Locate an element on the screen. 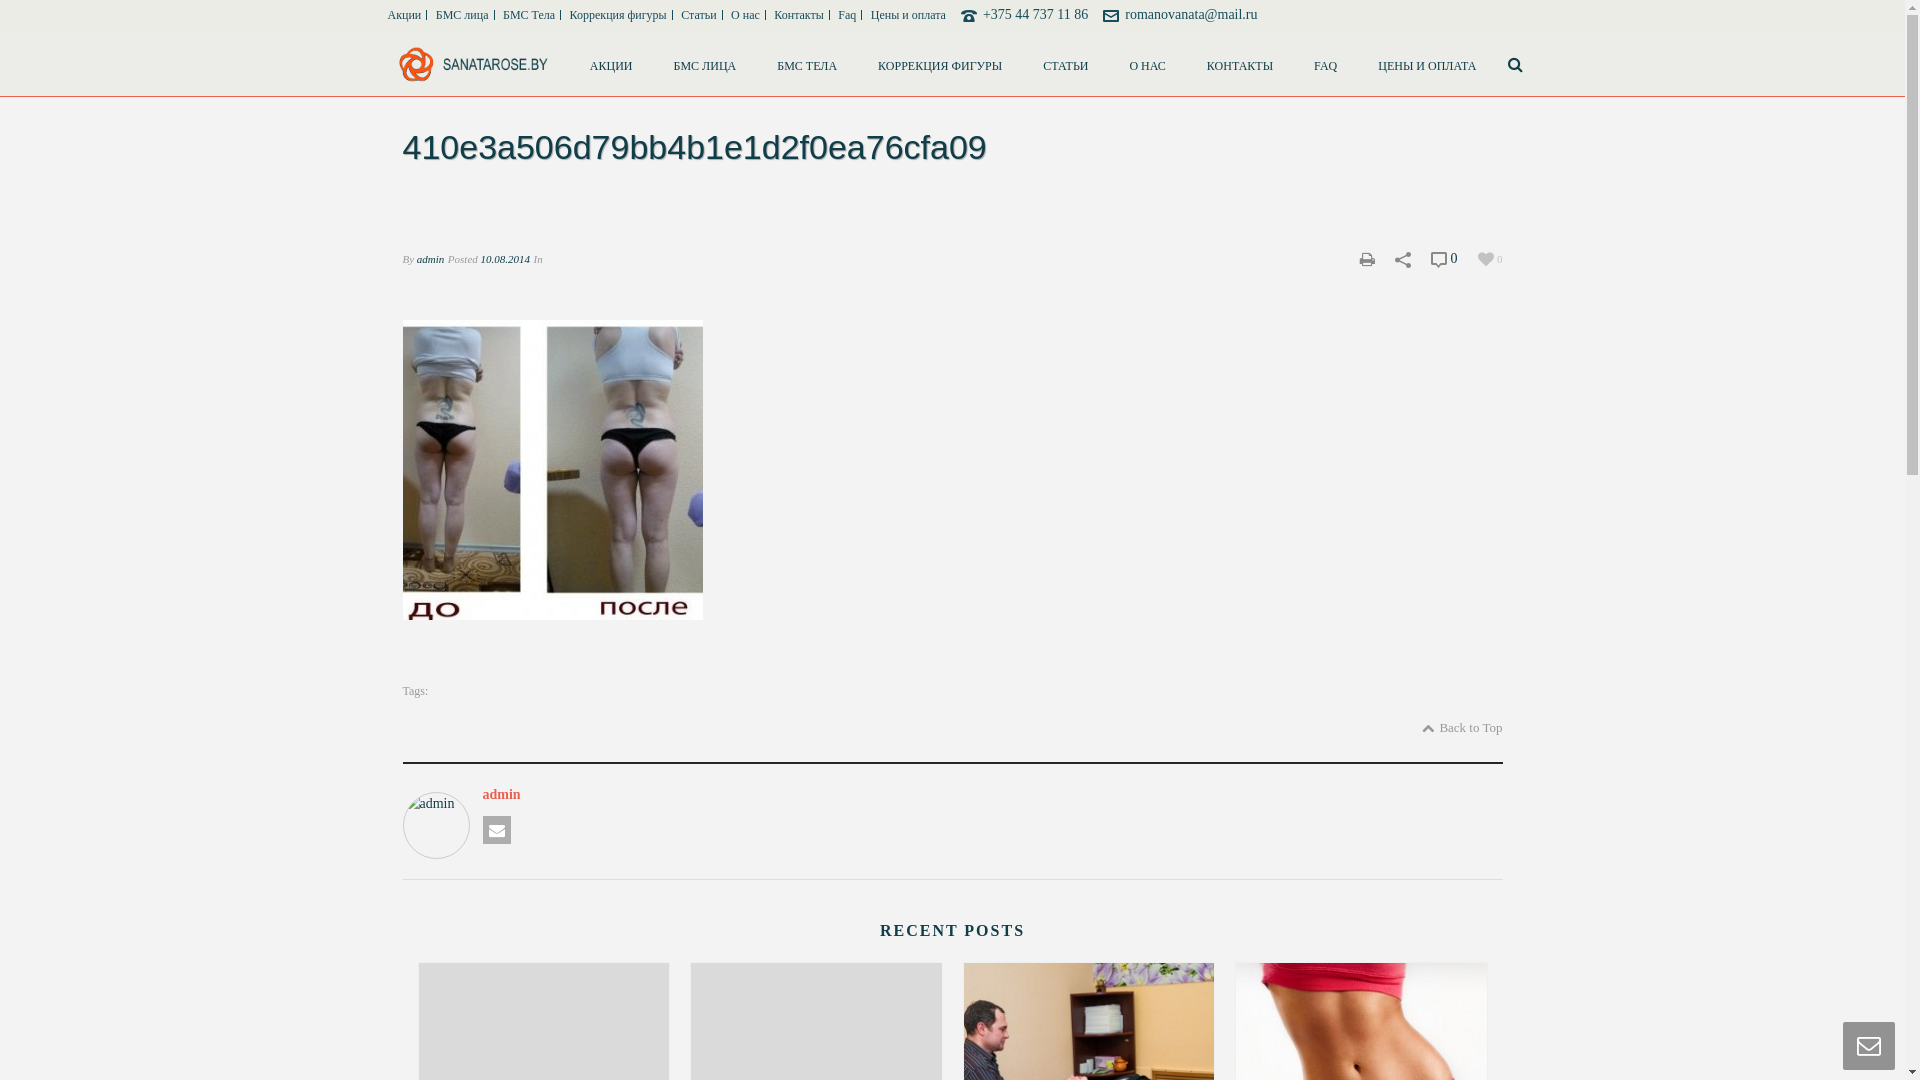 Image resolution: width=1920 pixels, height=1080 pixels. 'Back to Top' is located at coordinates (1462, 728).